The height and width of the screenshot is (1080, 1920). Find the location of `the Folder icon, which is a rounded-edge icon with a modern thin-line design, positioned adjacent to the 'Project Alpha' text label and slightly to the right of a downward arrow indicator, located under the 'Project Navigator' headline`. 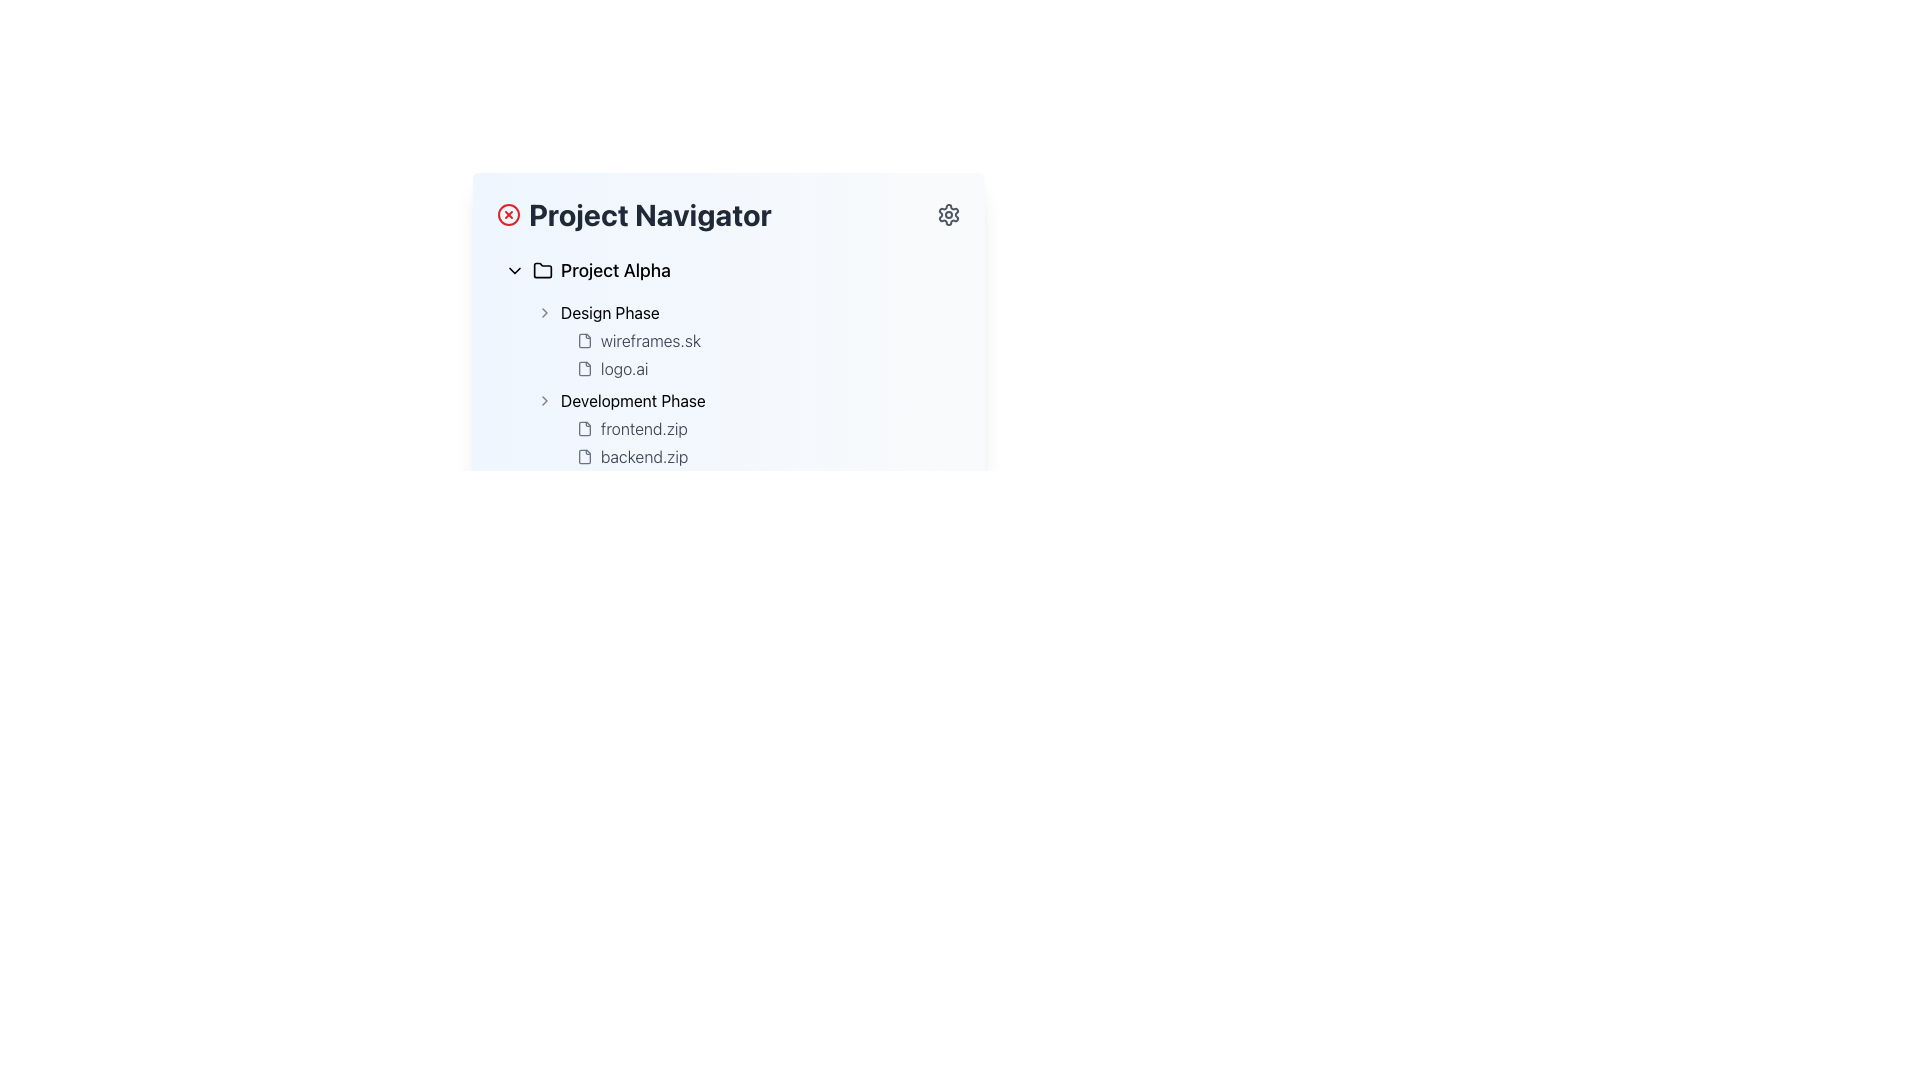

the Folder icon, which is a rounded-edge icon with a modern thin-line design, positioned adjacent to the 'Project Alpha' text label and slightly to the right of a downward arrow indicator, located under the 'Project Navigator' headline is located at coordinates (542, 270).